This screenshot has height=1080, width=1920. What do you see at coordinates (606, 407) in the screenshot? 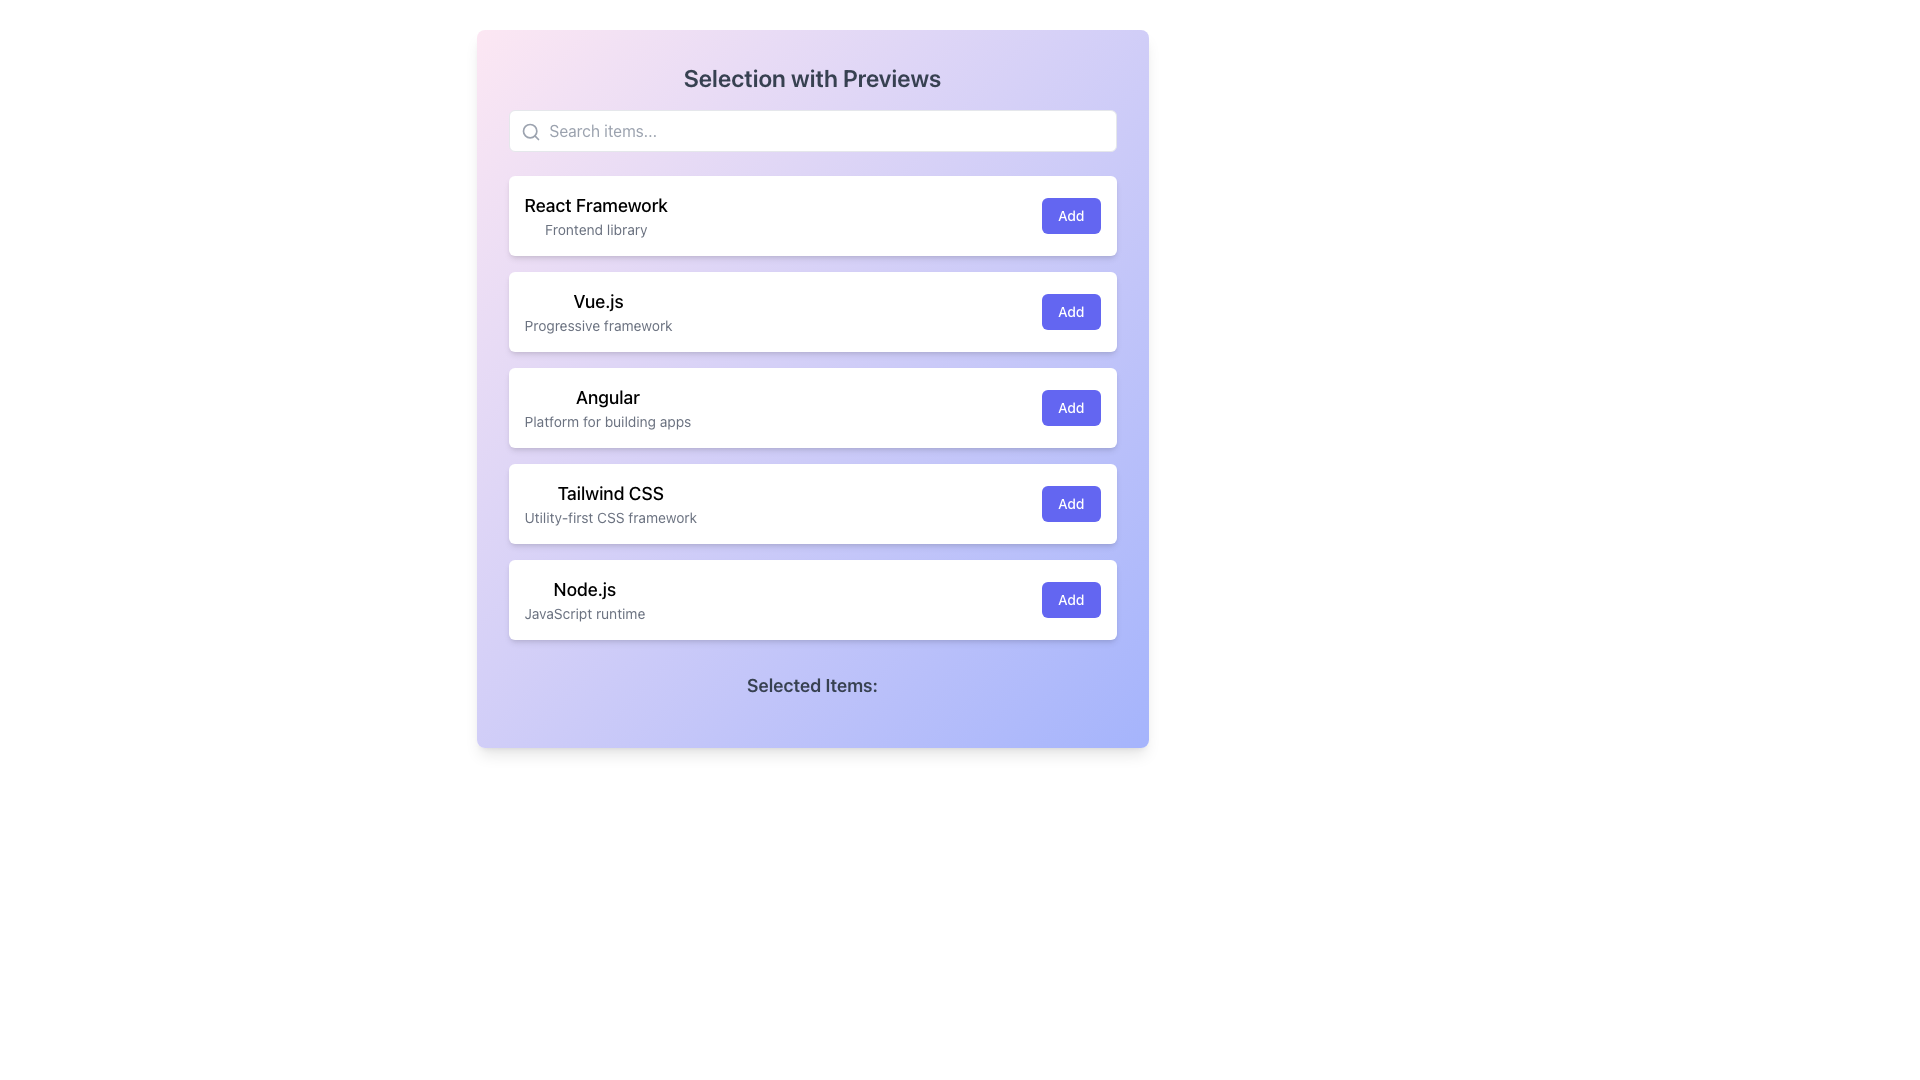
I see `the text block containing the title and subtitle pair labeled 'Angular' which is positioned within the third entry of a vertically stacked list of items` at bounding box center [606, 407].